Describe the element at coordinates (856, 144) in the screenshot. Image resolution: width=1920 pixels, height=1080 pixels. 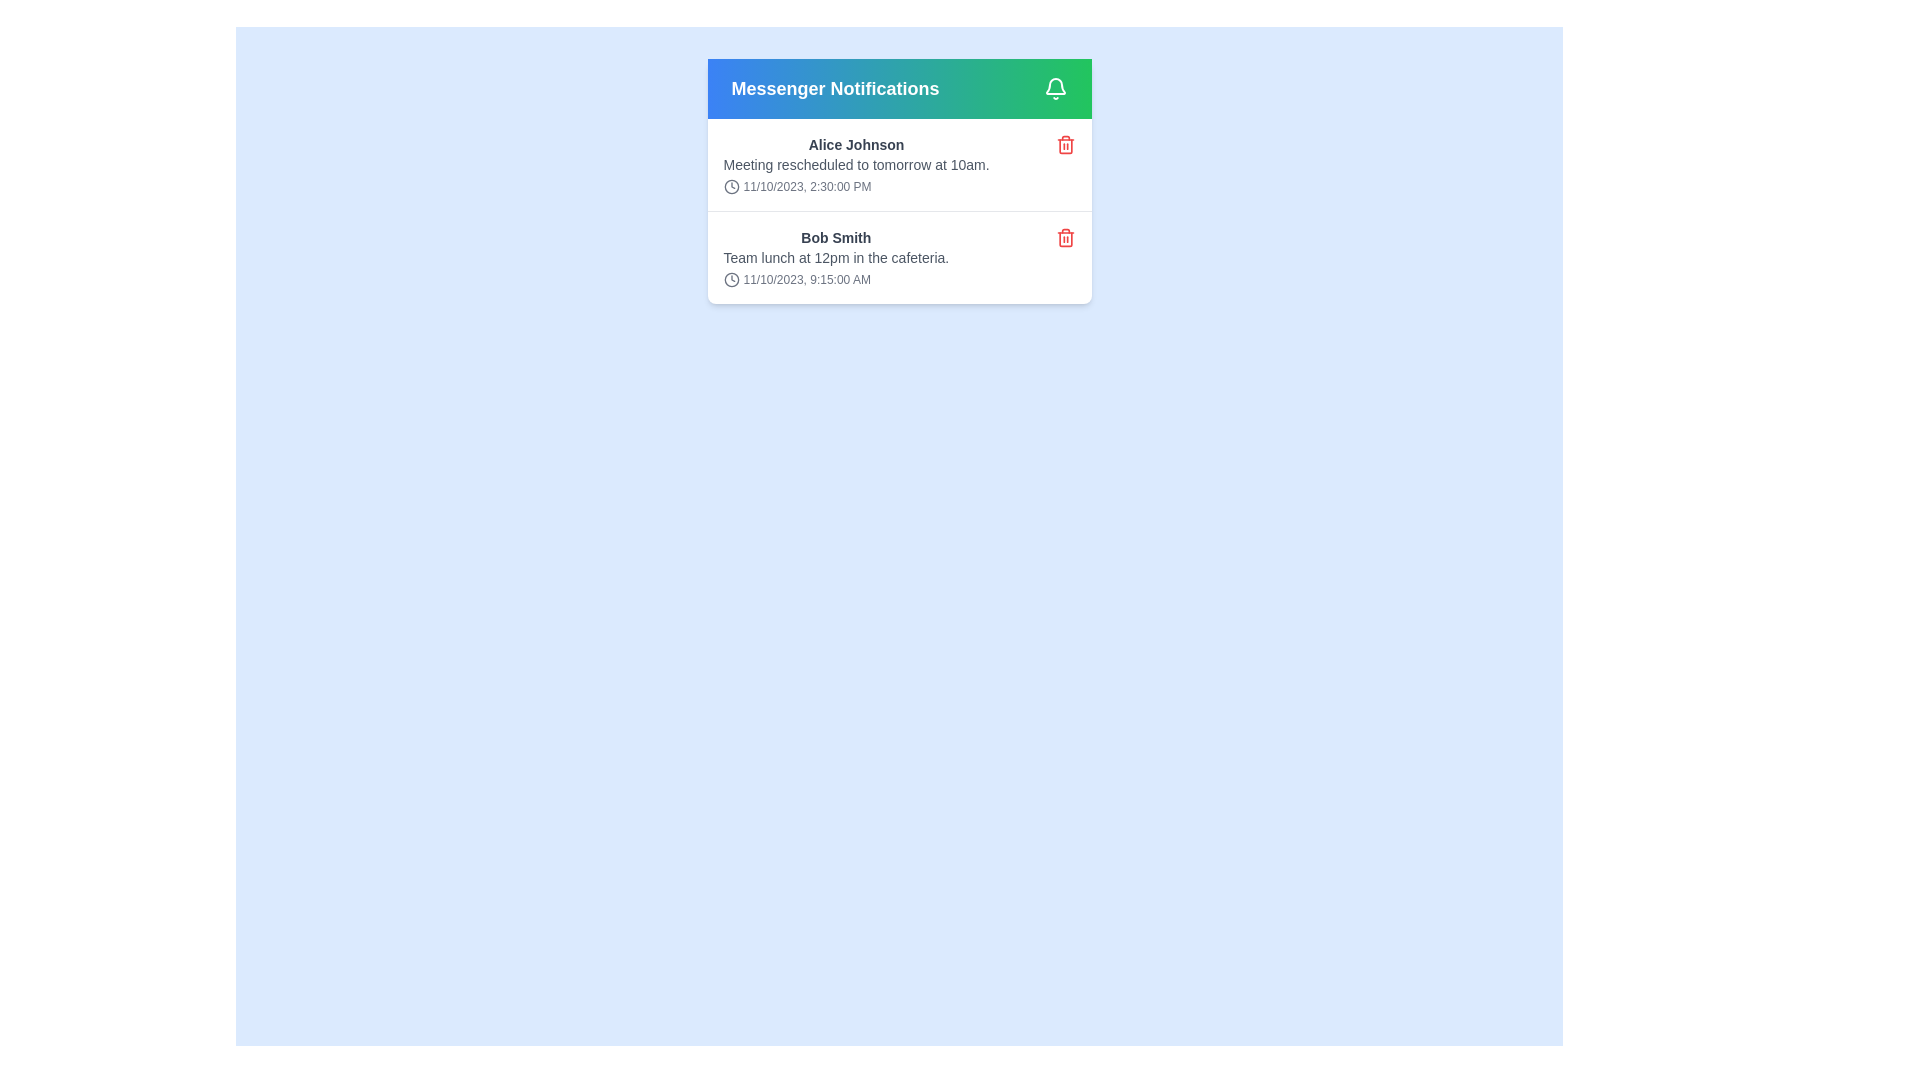
I see `the text label displaying 'Alice Johnson' in bold, dark gray font located in the Messenger Notifications section` at that location.